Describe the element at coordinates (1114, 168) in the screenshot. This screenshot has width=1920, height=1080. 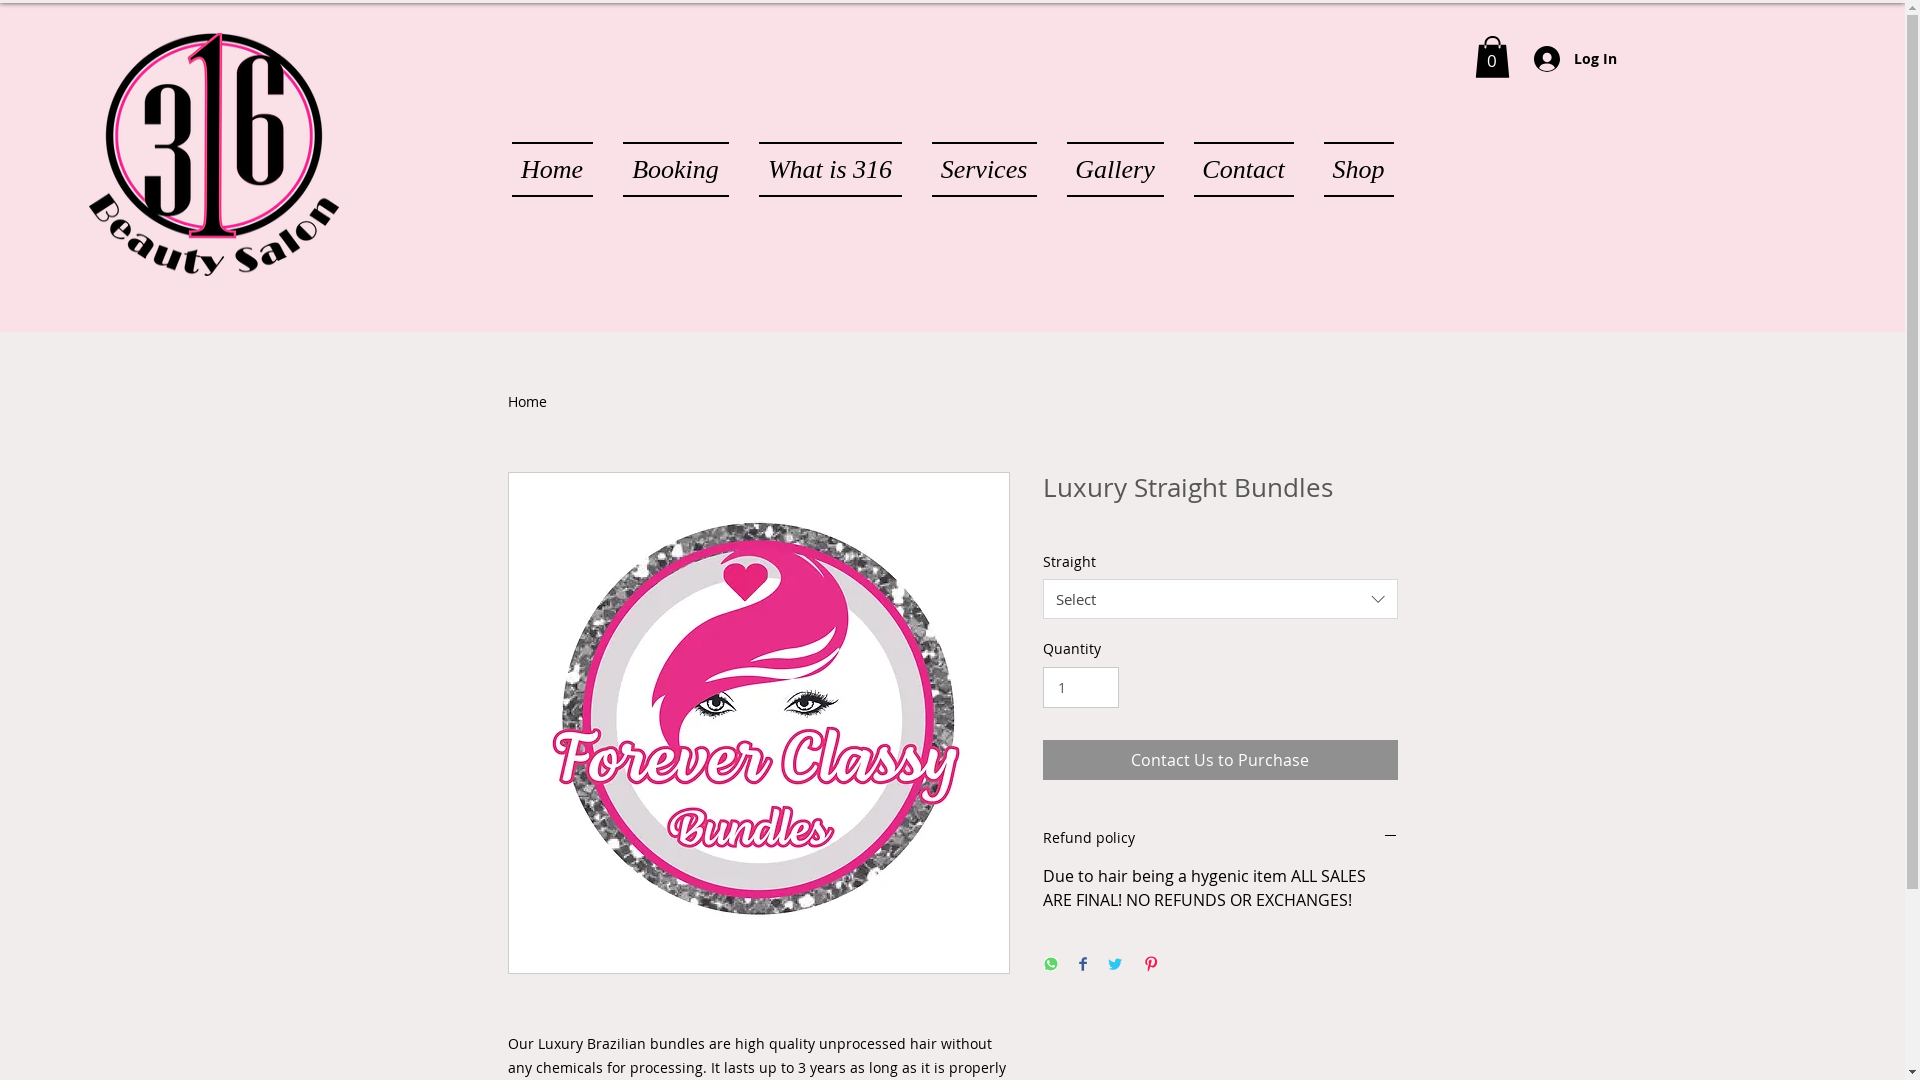
I see `'Gallery'` at that location.